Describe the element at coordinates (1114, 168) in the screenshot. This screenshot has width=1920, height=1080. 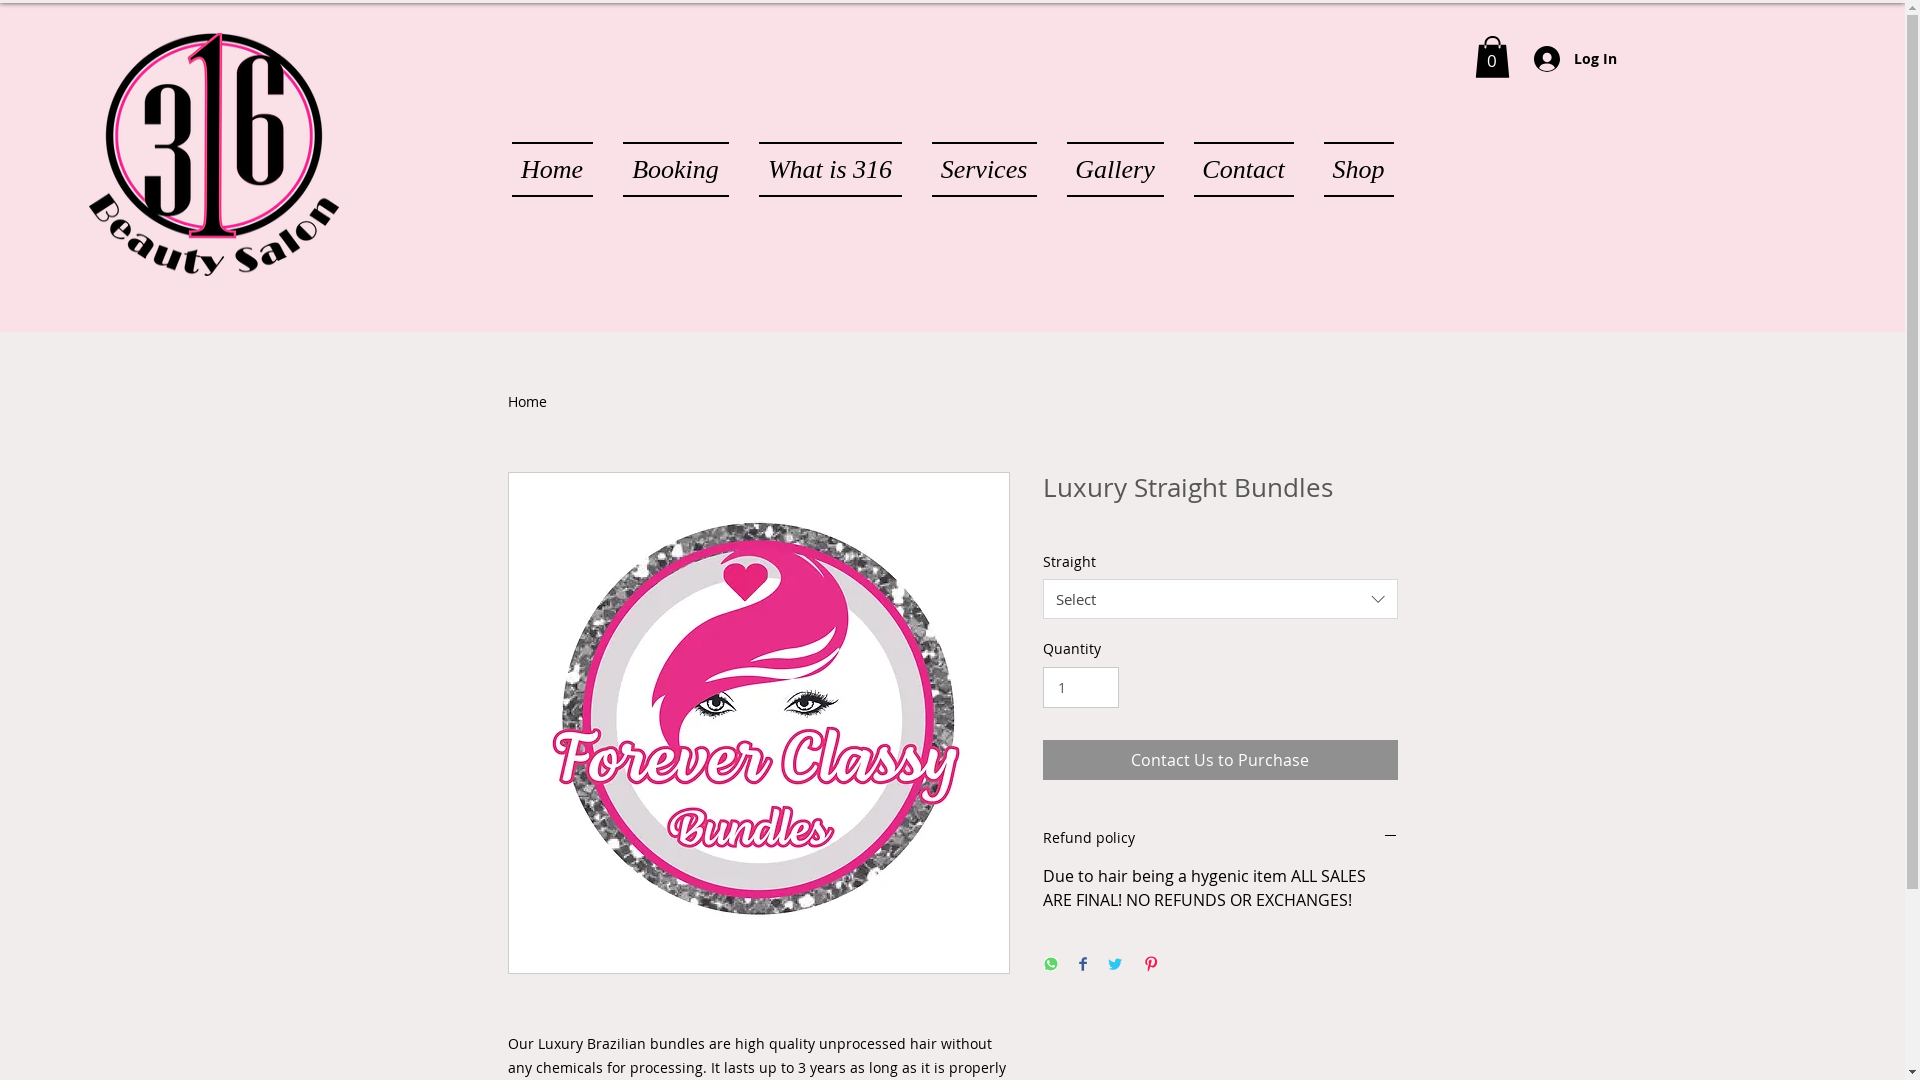
I see `'Gallery'` at that location.